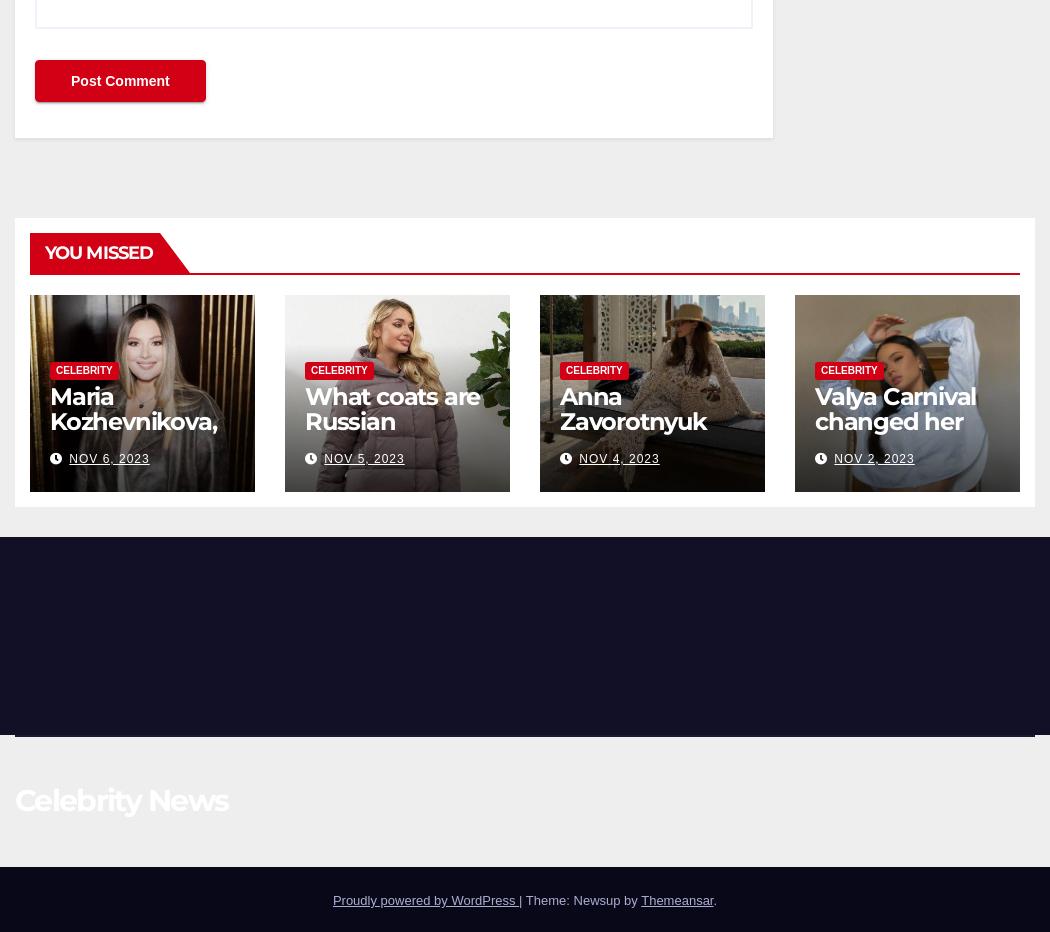 This screenshot has height=932, width=1050. What do you see at coordinates (873, 457) in the screenshot?
I see `'Nov 2, 2023'` at bounding box center [873, 457].